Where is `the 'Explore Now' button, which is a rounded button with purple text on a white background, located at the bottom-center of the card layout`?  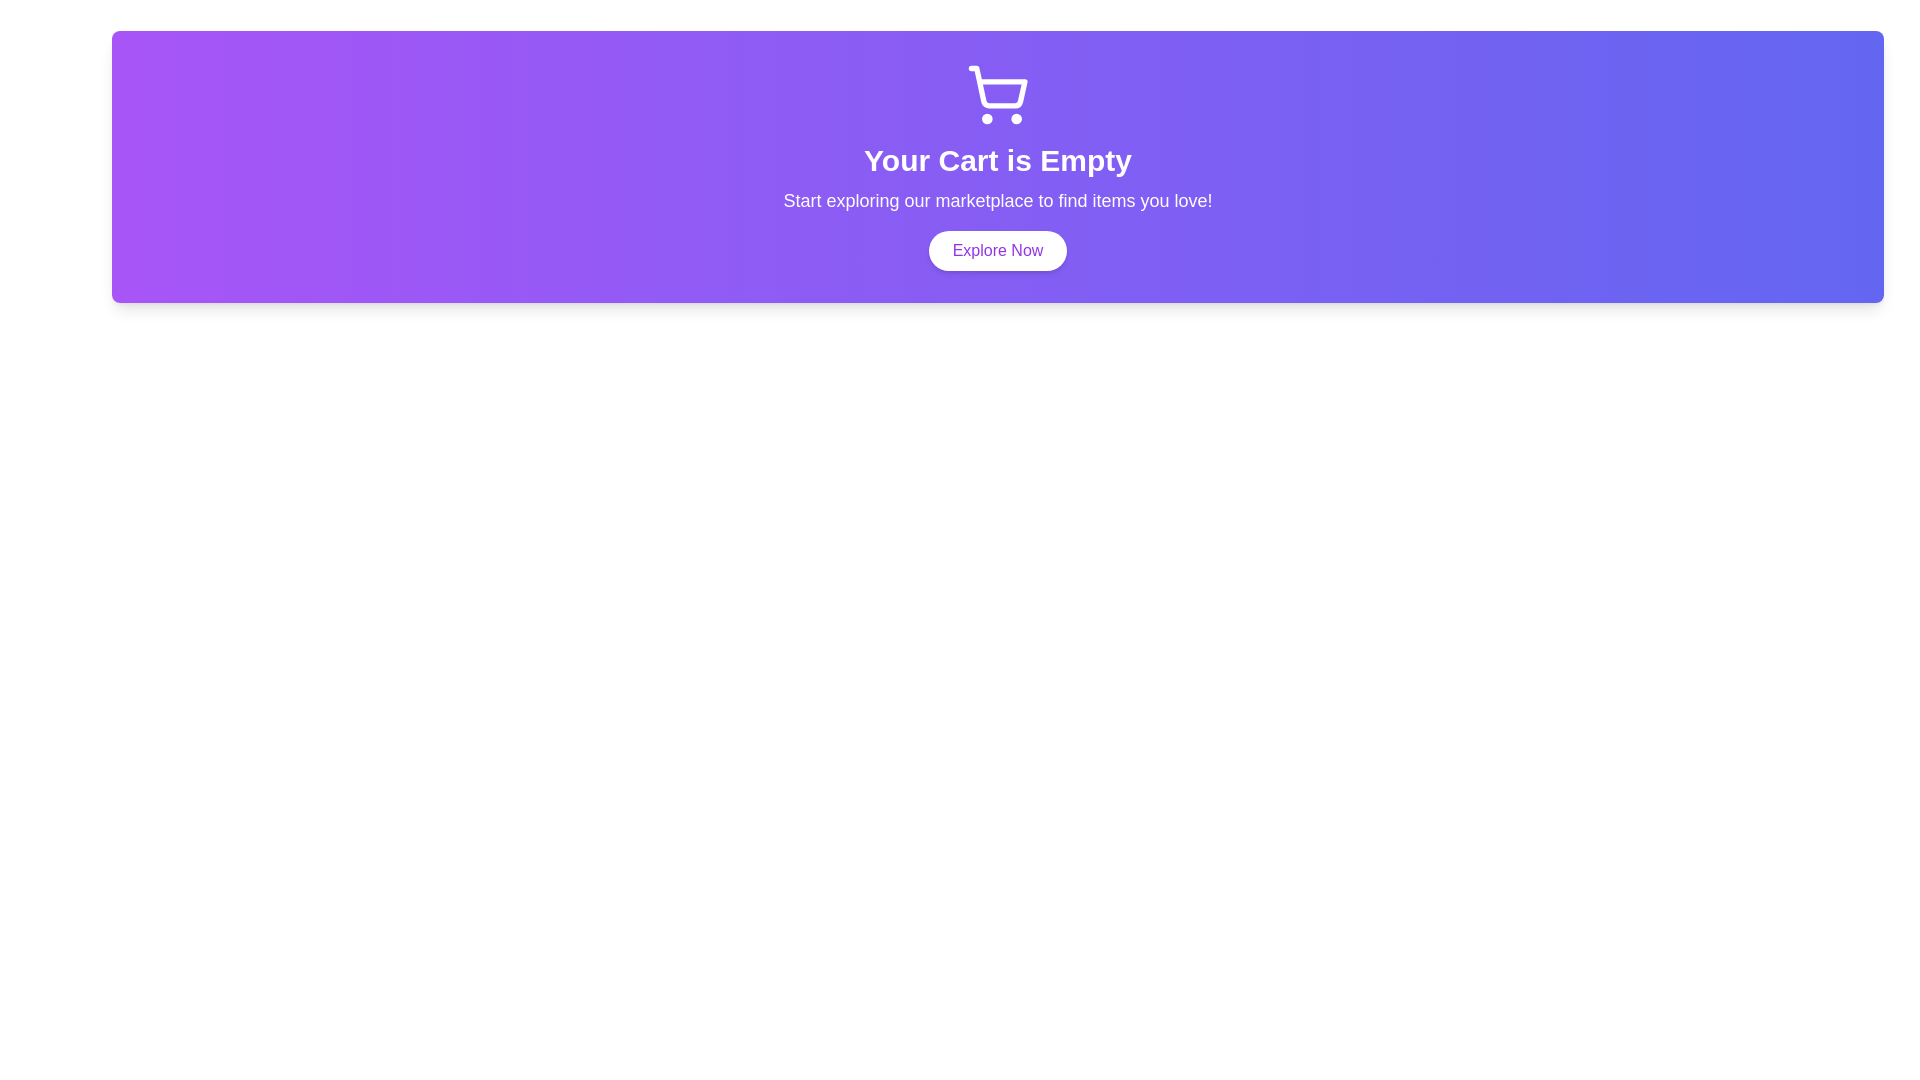 the 'Explore Now' button, which is a rounded button with purple text on a white background, located at the bottom-center of the card layout is located at coordinates (998, 249).